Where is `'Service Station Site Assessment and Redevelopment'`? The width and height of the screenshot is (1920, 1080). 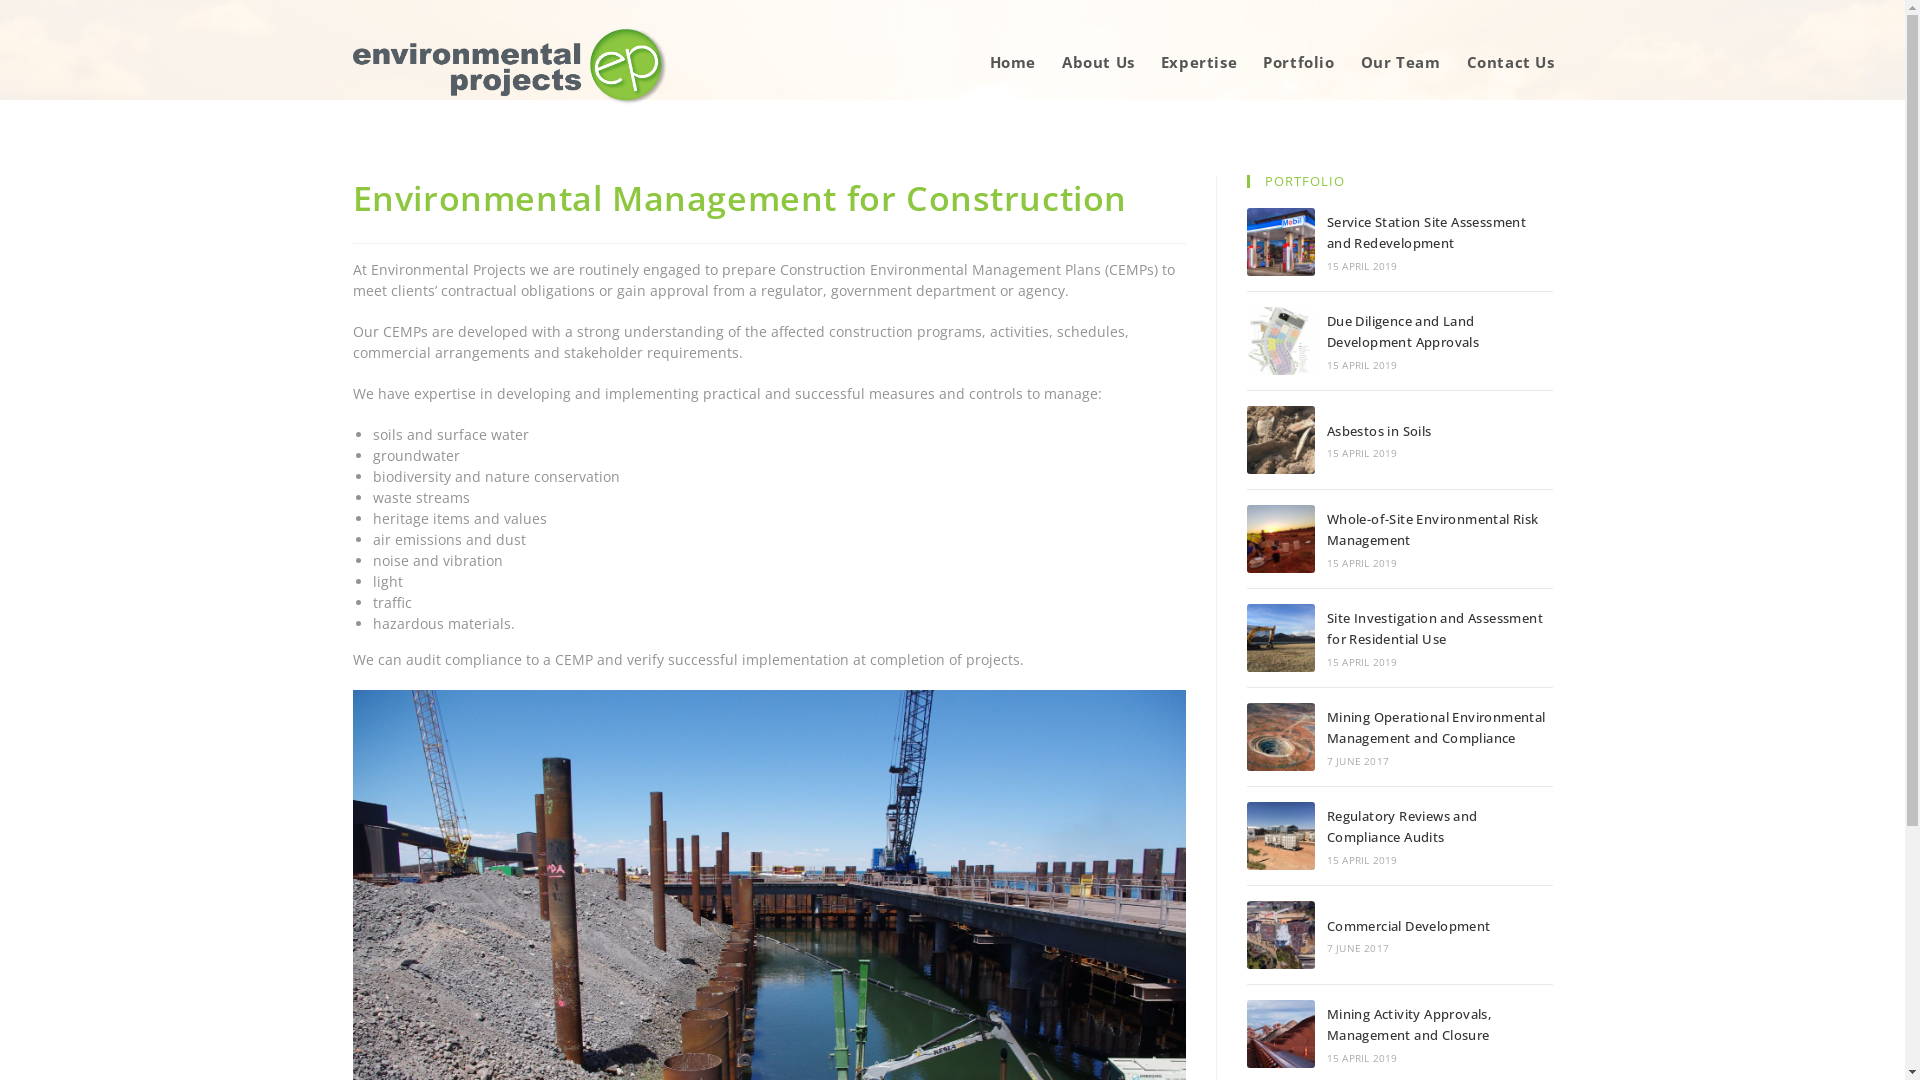
'Service Station Site Assessment and Redevelopment' is located at coordinates (1425, 231).